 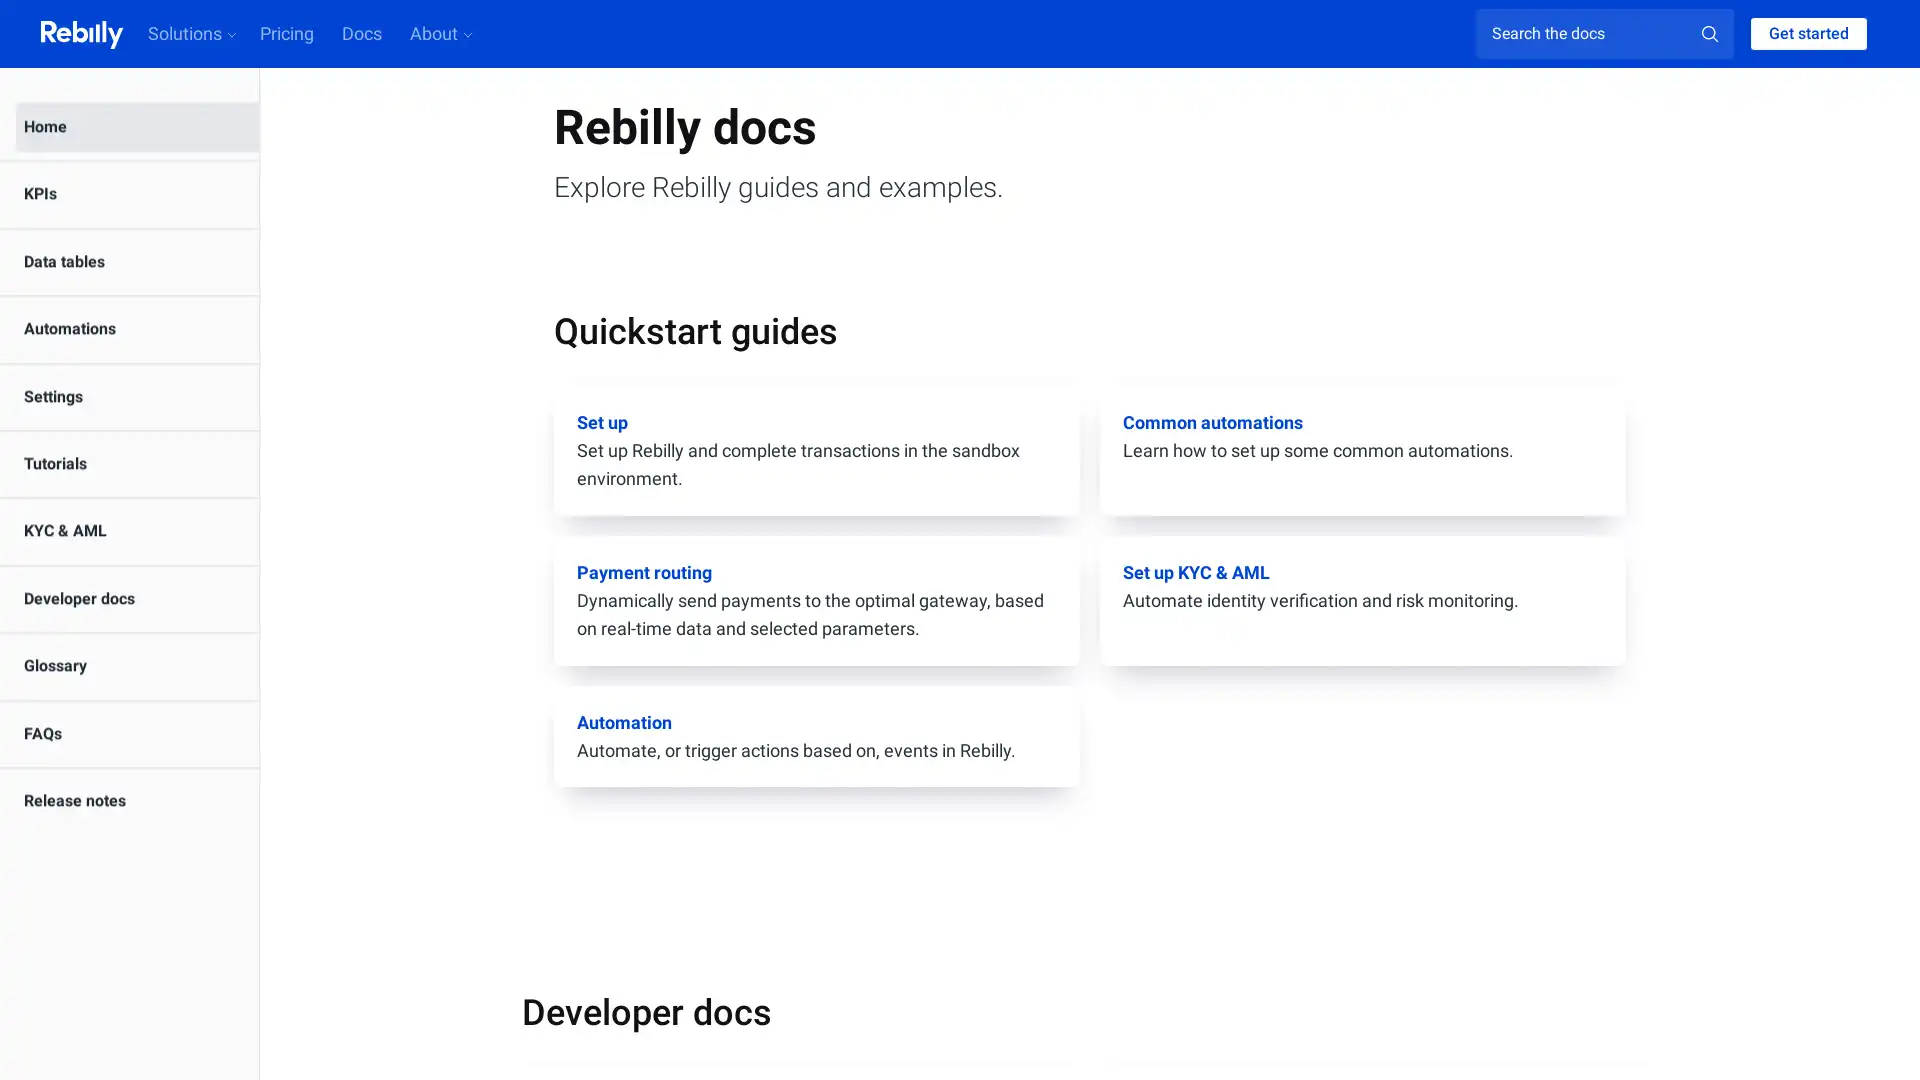 I want to click on Get started, so click(x=1809, y=34).